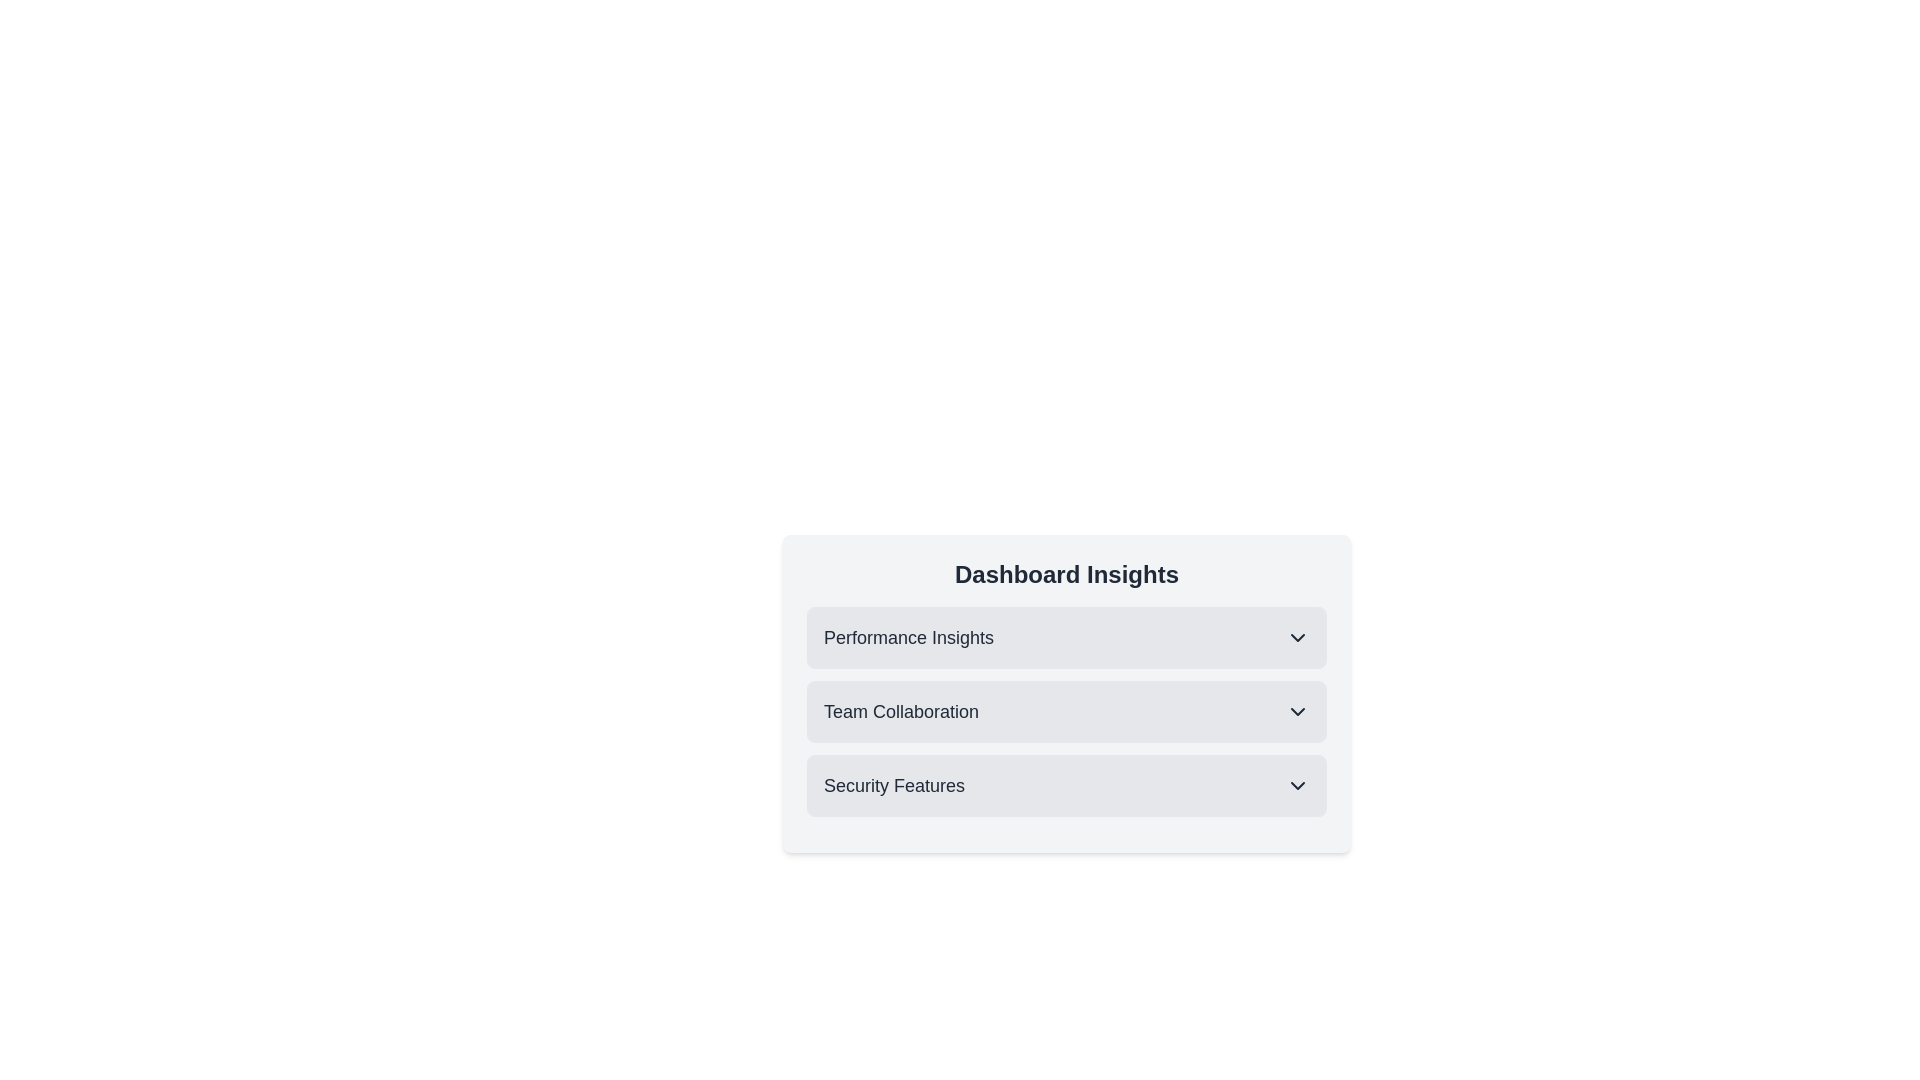 This screenshot has height=1080, width=1920. Describe the element at coordinates (1297, 637) in the screenshot. I see `the downward-facing chevron icon located on the far right of the 'Performance Insights' section` at that location.